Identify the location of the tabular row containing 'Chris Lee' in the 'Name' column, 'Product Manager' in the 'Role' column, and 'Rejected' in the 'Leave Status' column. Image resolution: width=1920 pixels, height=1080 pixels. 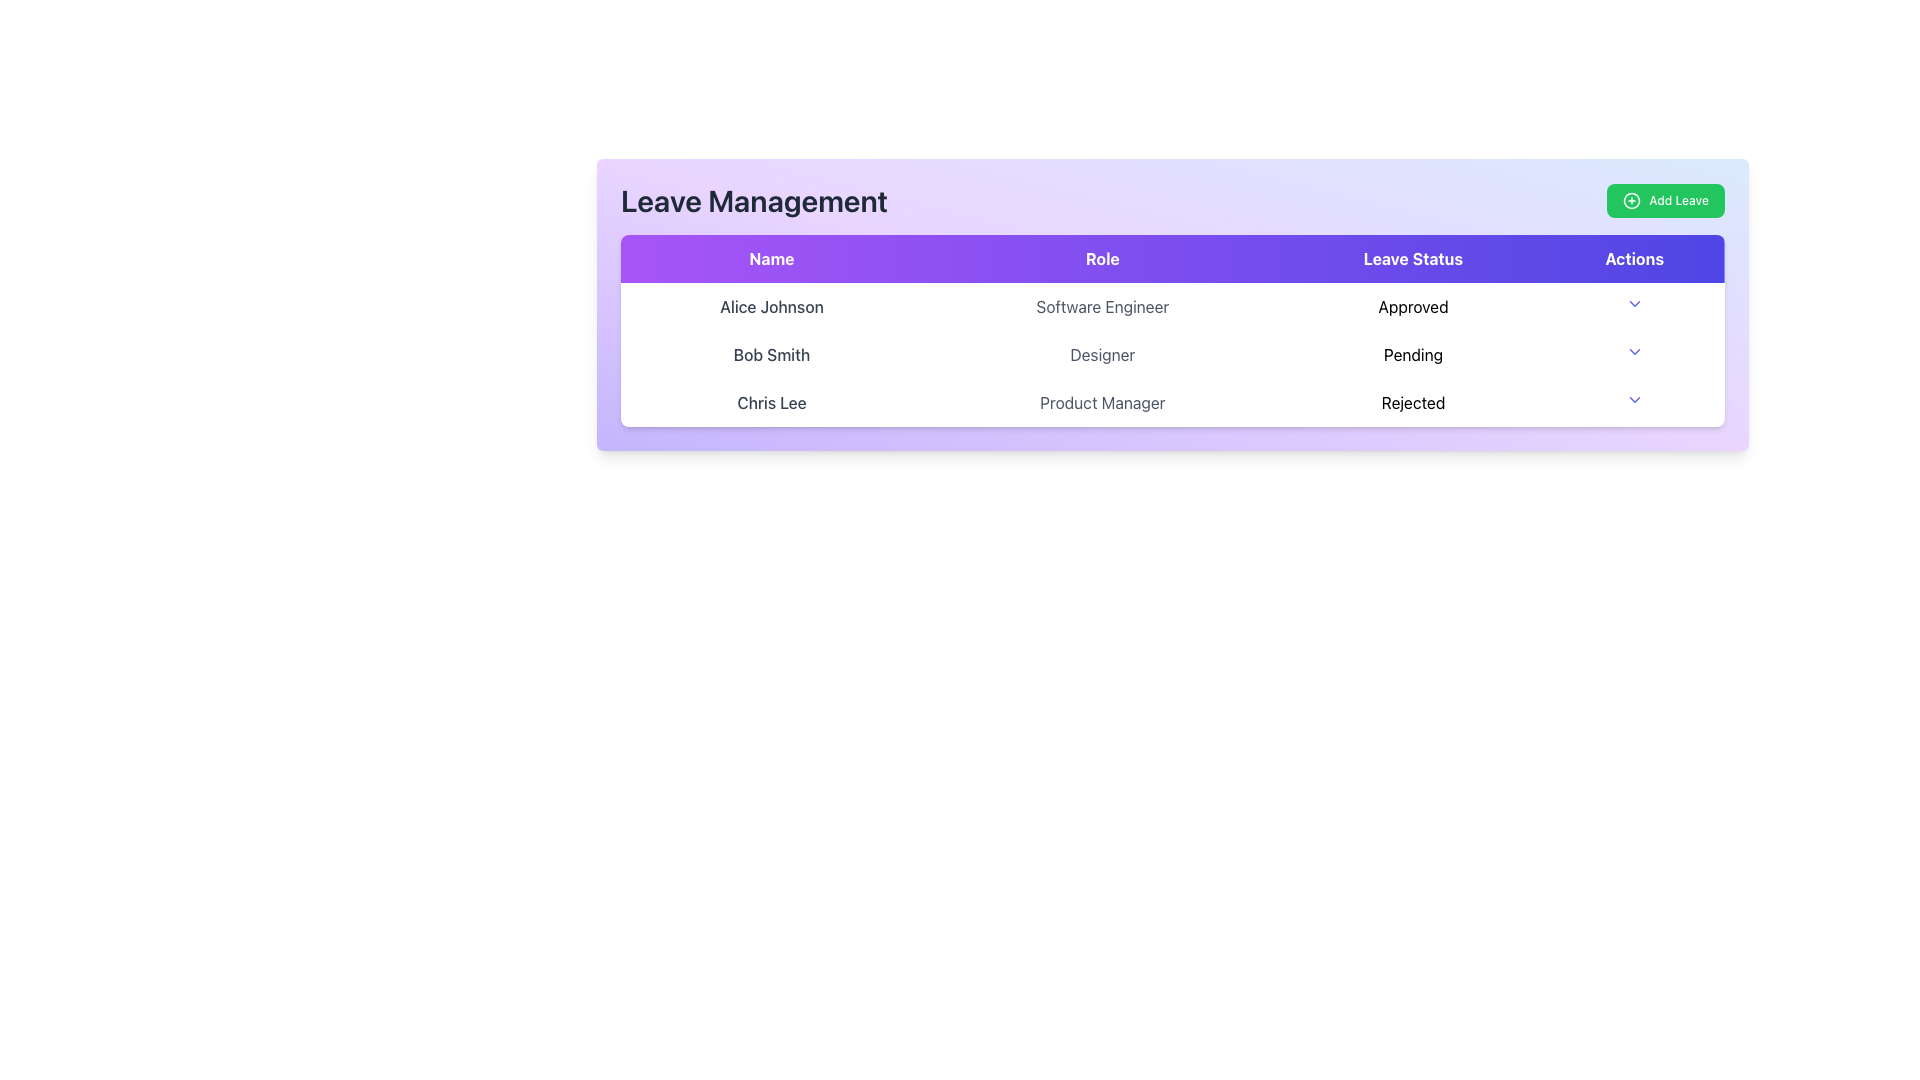
(1172, 402).